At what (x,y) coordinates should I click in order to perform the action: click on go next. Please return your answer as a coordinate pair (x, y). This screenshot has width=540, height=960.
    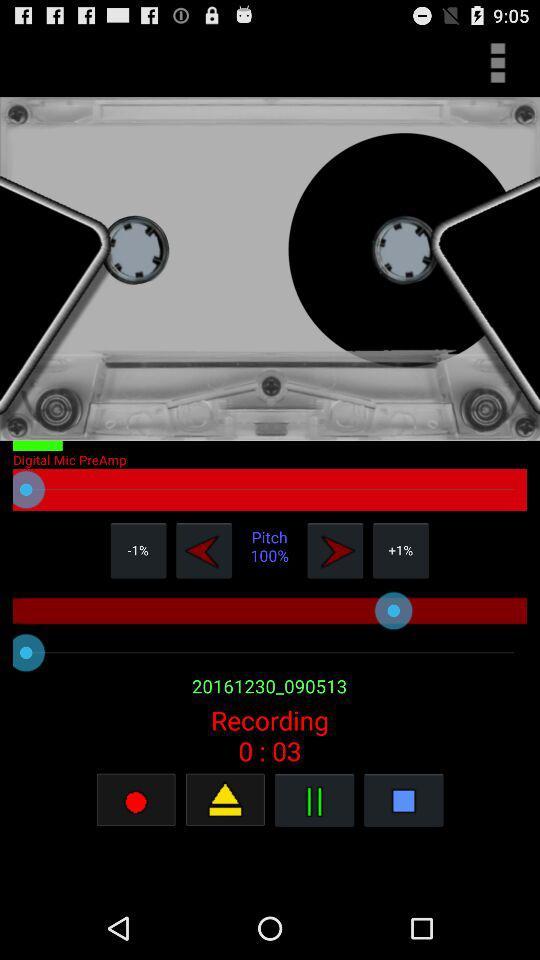
    Looking at the image, I should click on (335, 550).